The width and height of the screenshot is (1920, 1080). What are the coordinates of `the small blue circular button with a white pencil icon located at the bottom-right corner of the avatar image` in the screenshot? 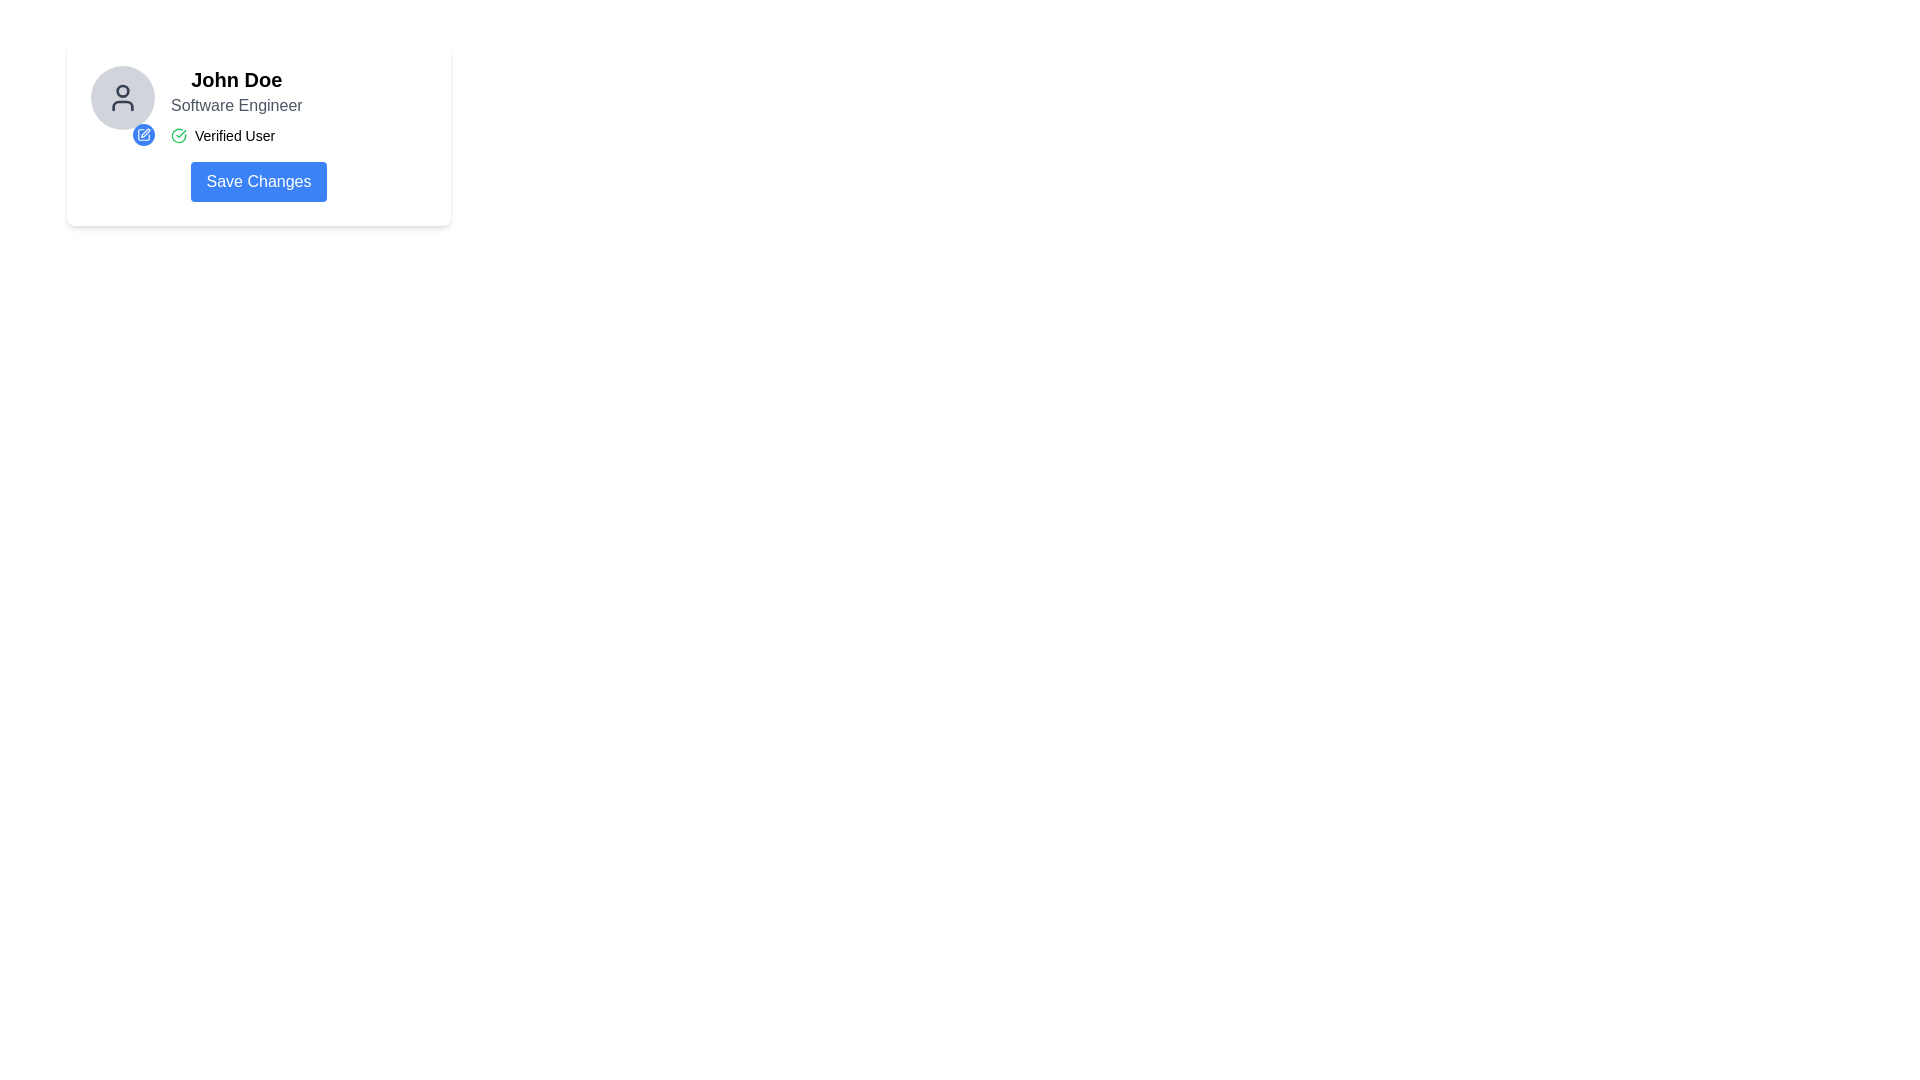 It's located at (143, 135).